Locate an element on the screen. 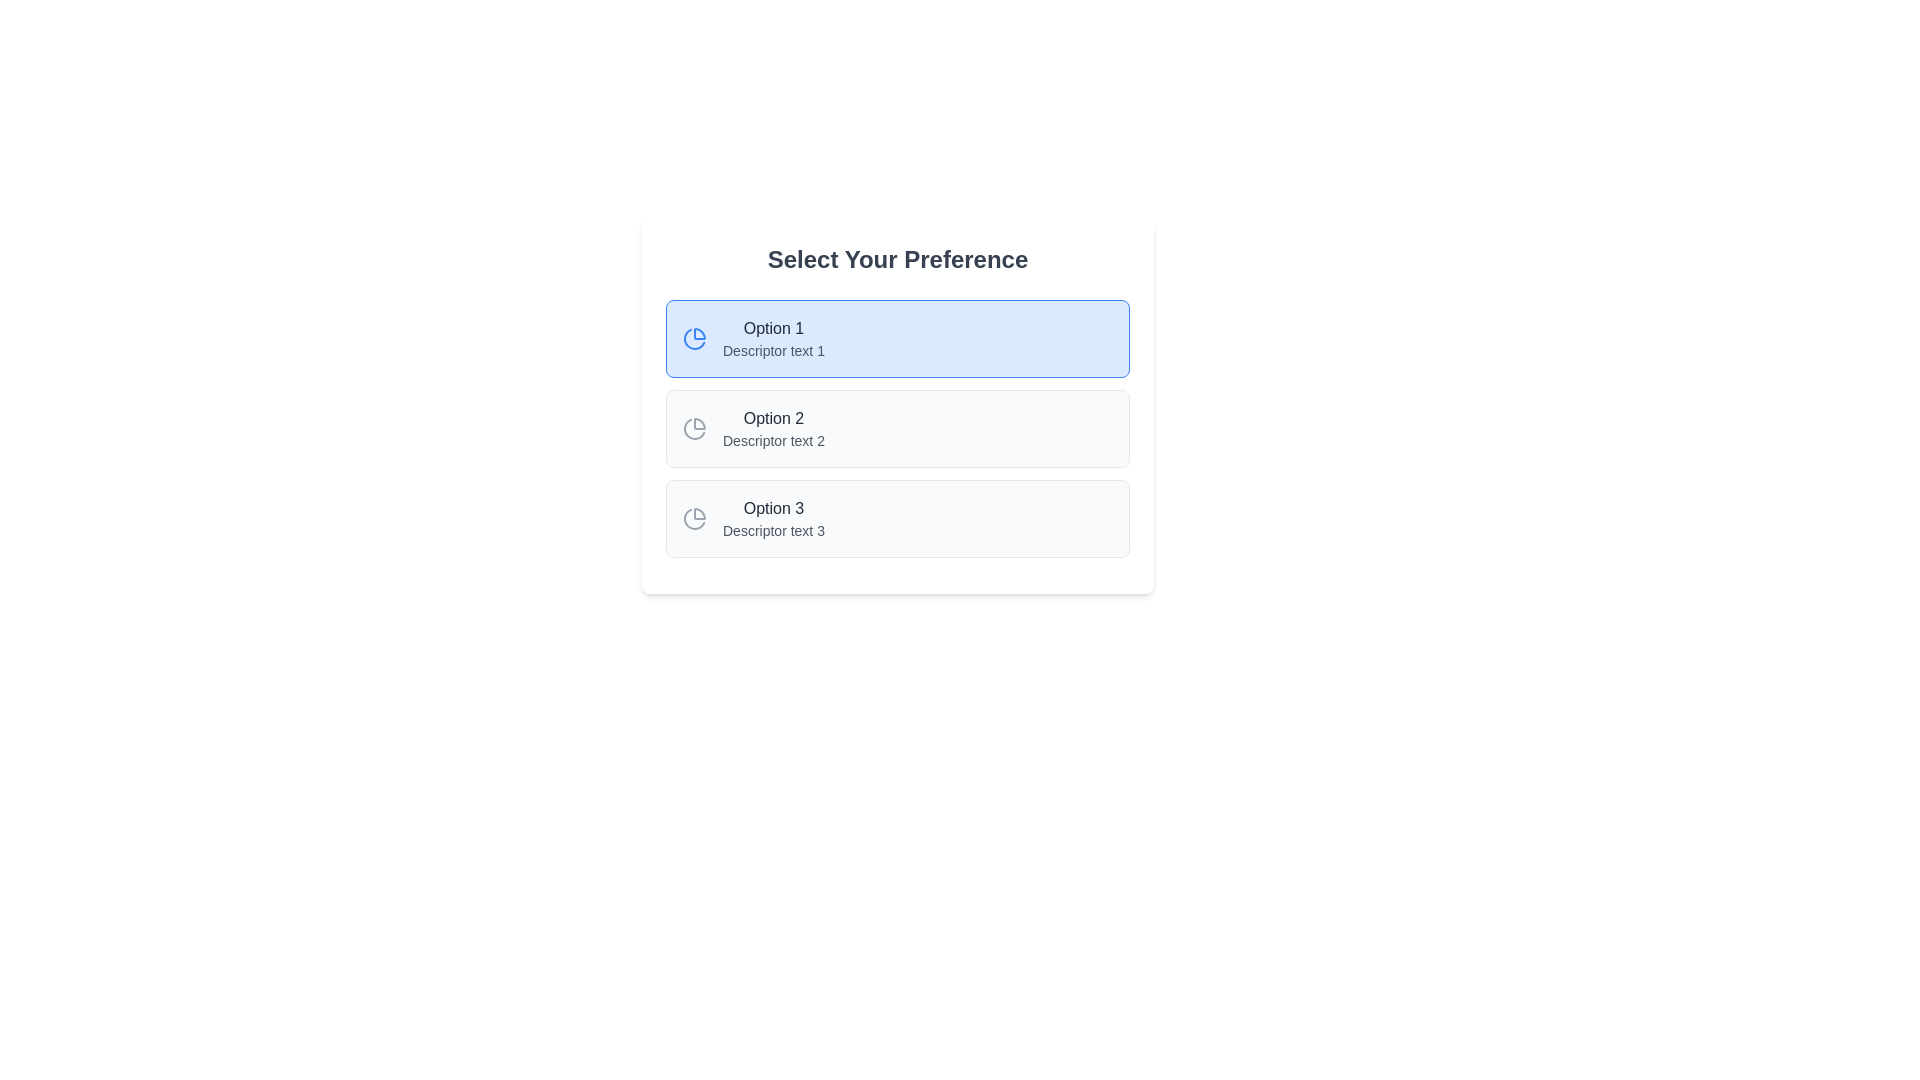 The image size is (1920, 1080). the pie chart styled icon, which has a segment highlighted and is located to the left of the text 'Option 3' in the third selectable option of a grouped list is located at coordinates (695, 518).